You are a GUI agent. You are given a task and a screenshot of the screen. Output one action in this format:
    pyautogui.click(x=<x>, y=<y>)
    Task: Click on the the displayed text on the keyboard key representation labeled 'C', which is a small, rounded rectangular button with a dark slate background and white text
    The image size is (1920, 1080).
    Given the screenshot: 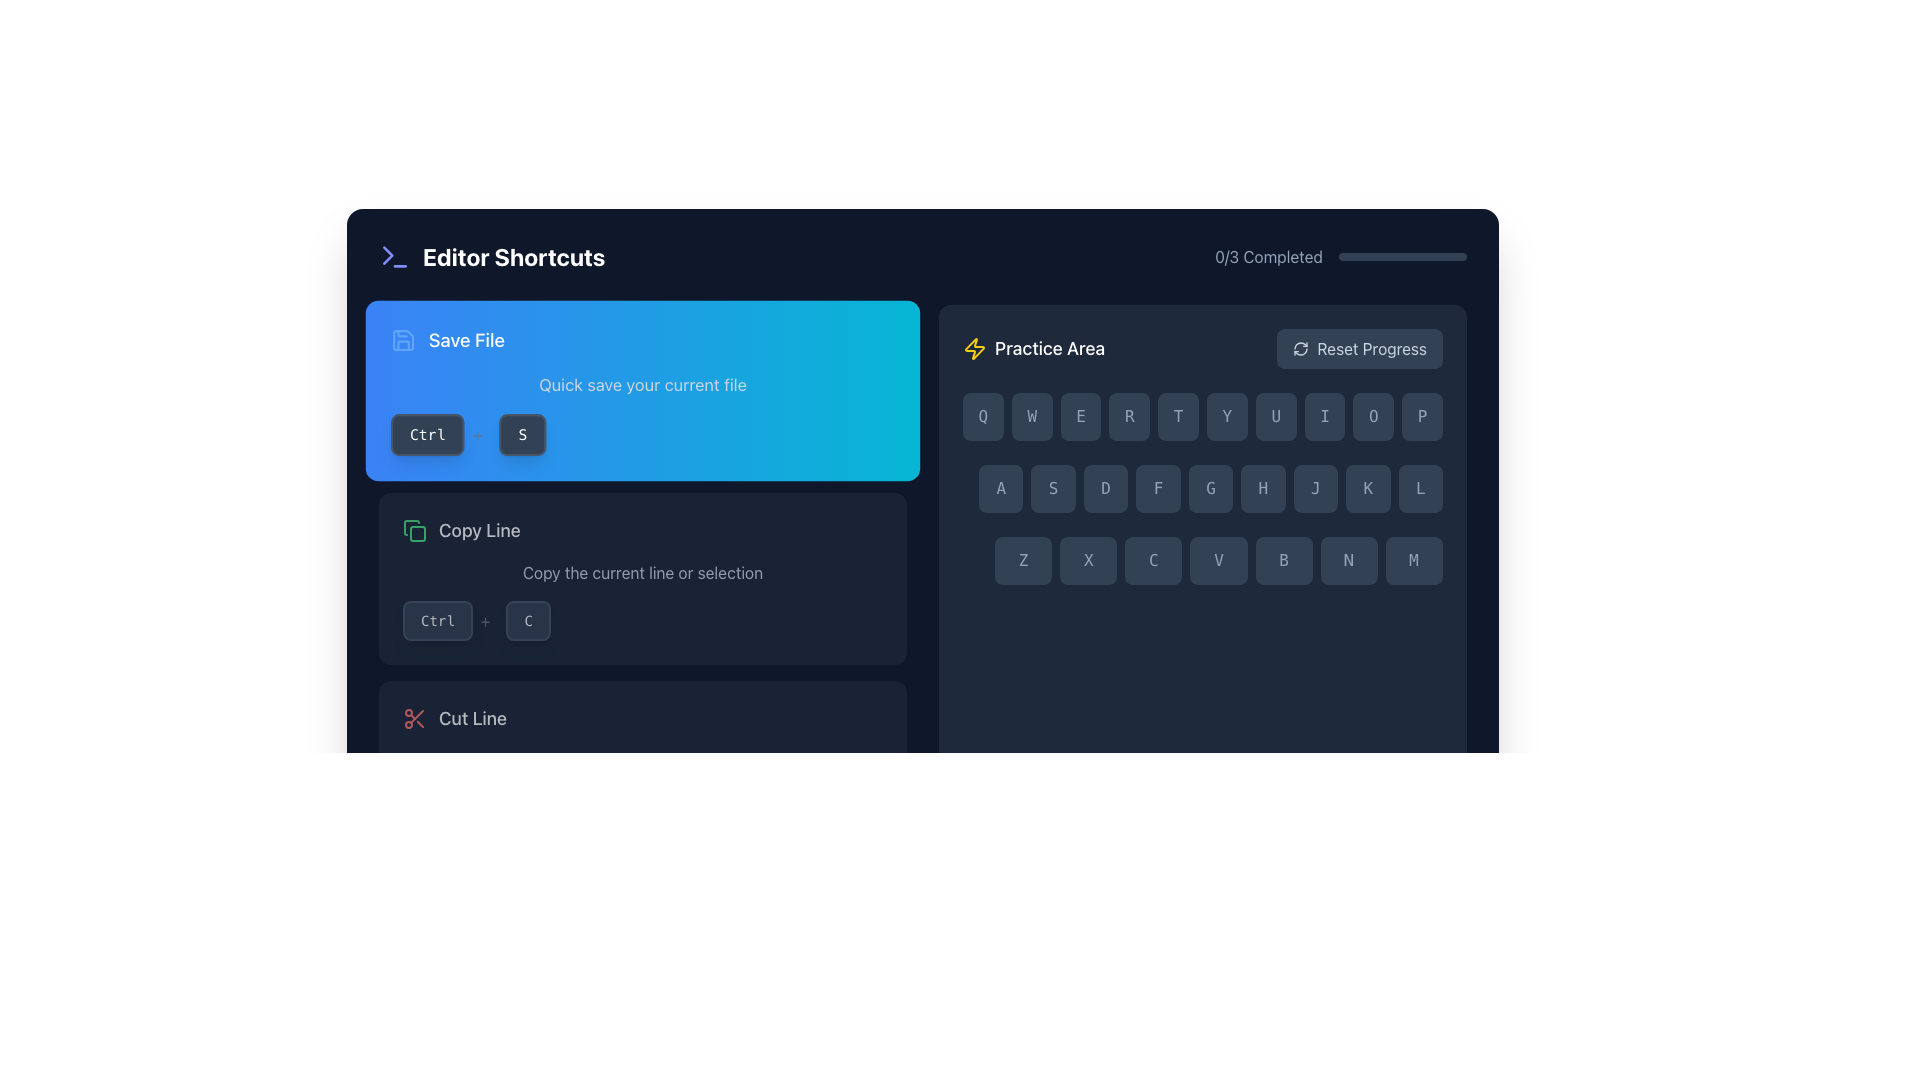 What is the action you would take?
    pyautogui.click(x=528, y=620)
    